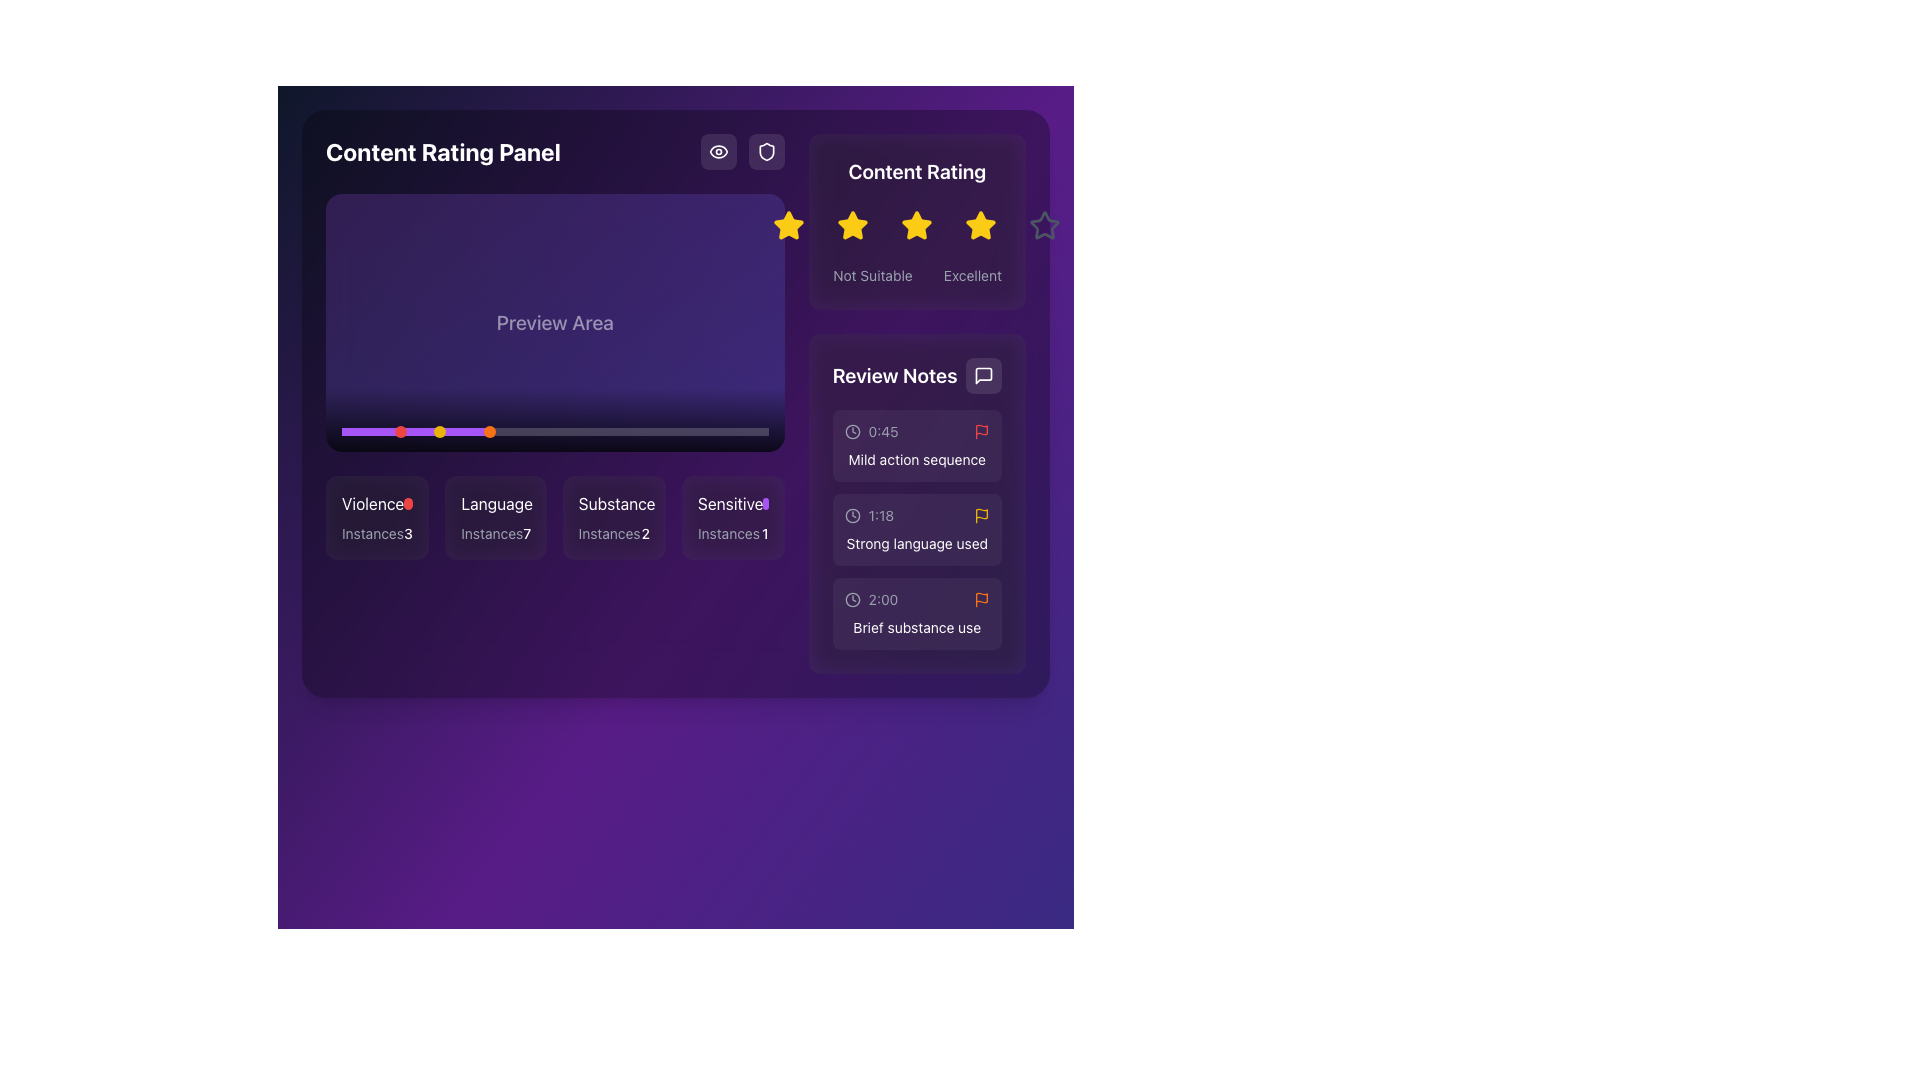 This screenshot has height=1080, width=1920. What do you see at coordinates (555, 431) in the screenshot?
I see `the Progress bar located in the lower-central part of the interface, positioned beneath the 'Preview Area' block` at bounding box center [555, 431].